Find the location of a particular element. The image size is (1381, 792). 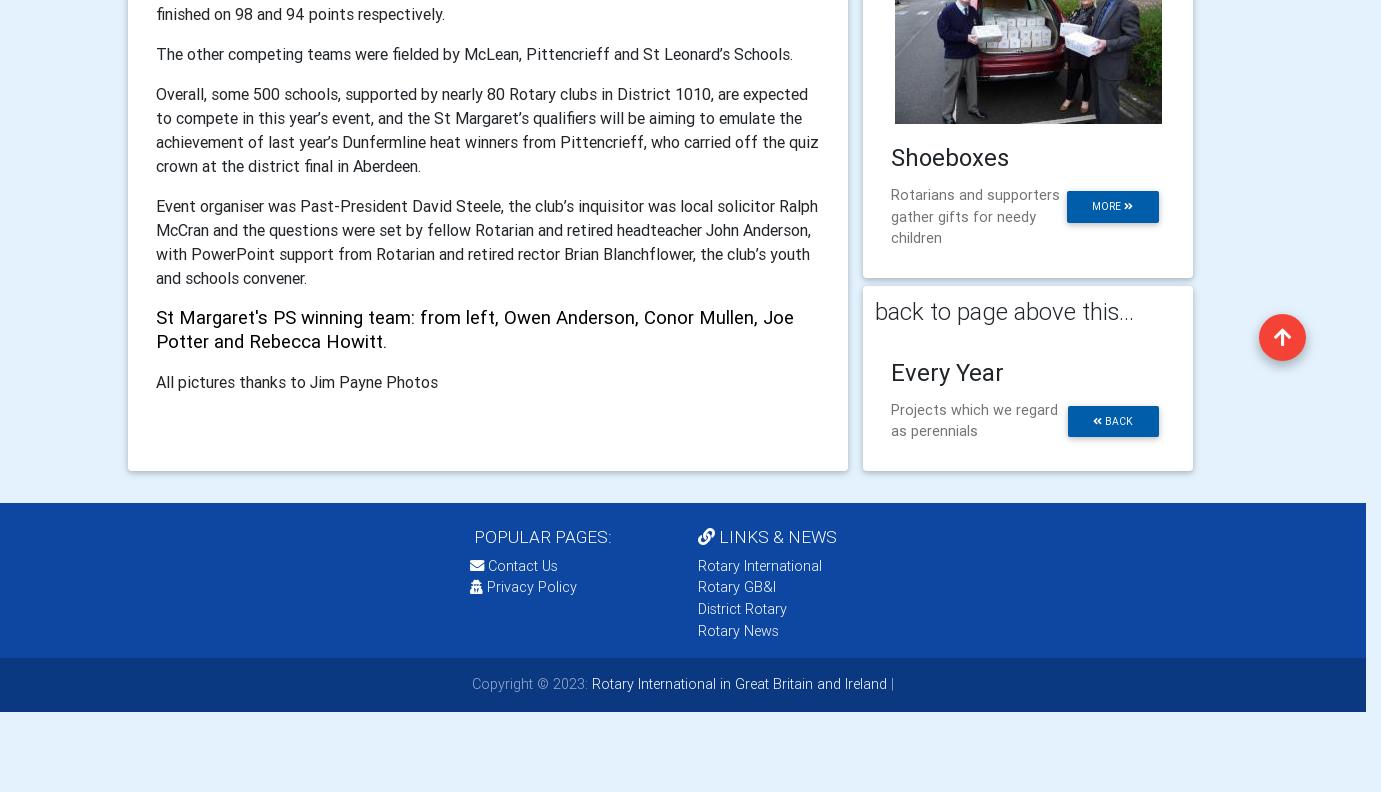

'Shoeboxes' is located at coordinates (891, 157).